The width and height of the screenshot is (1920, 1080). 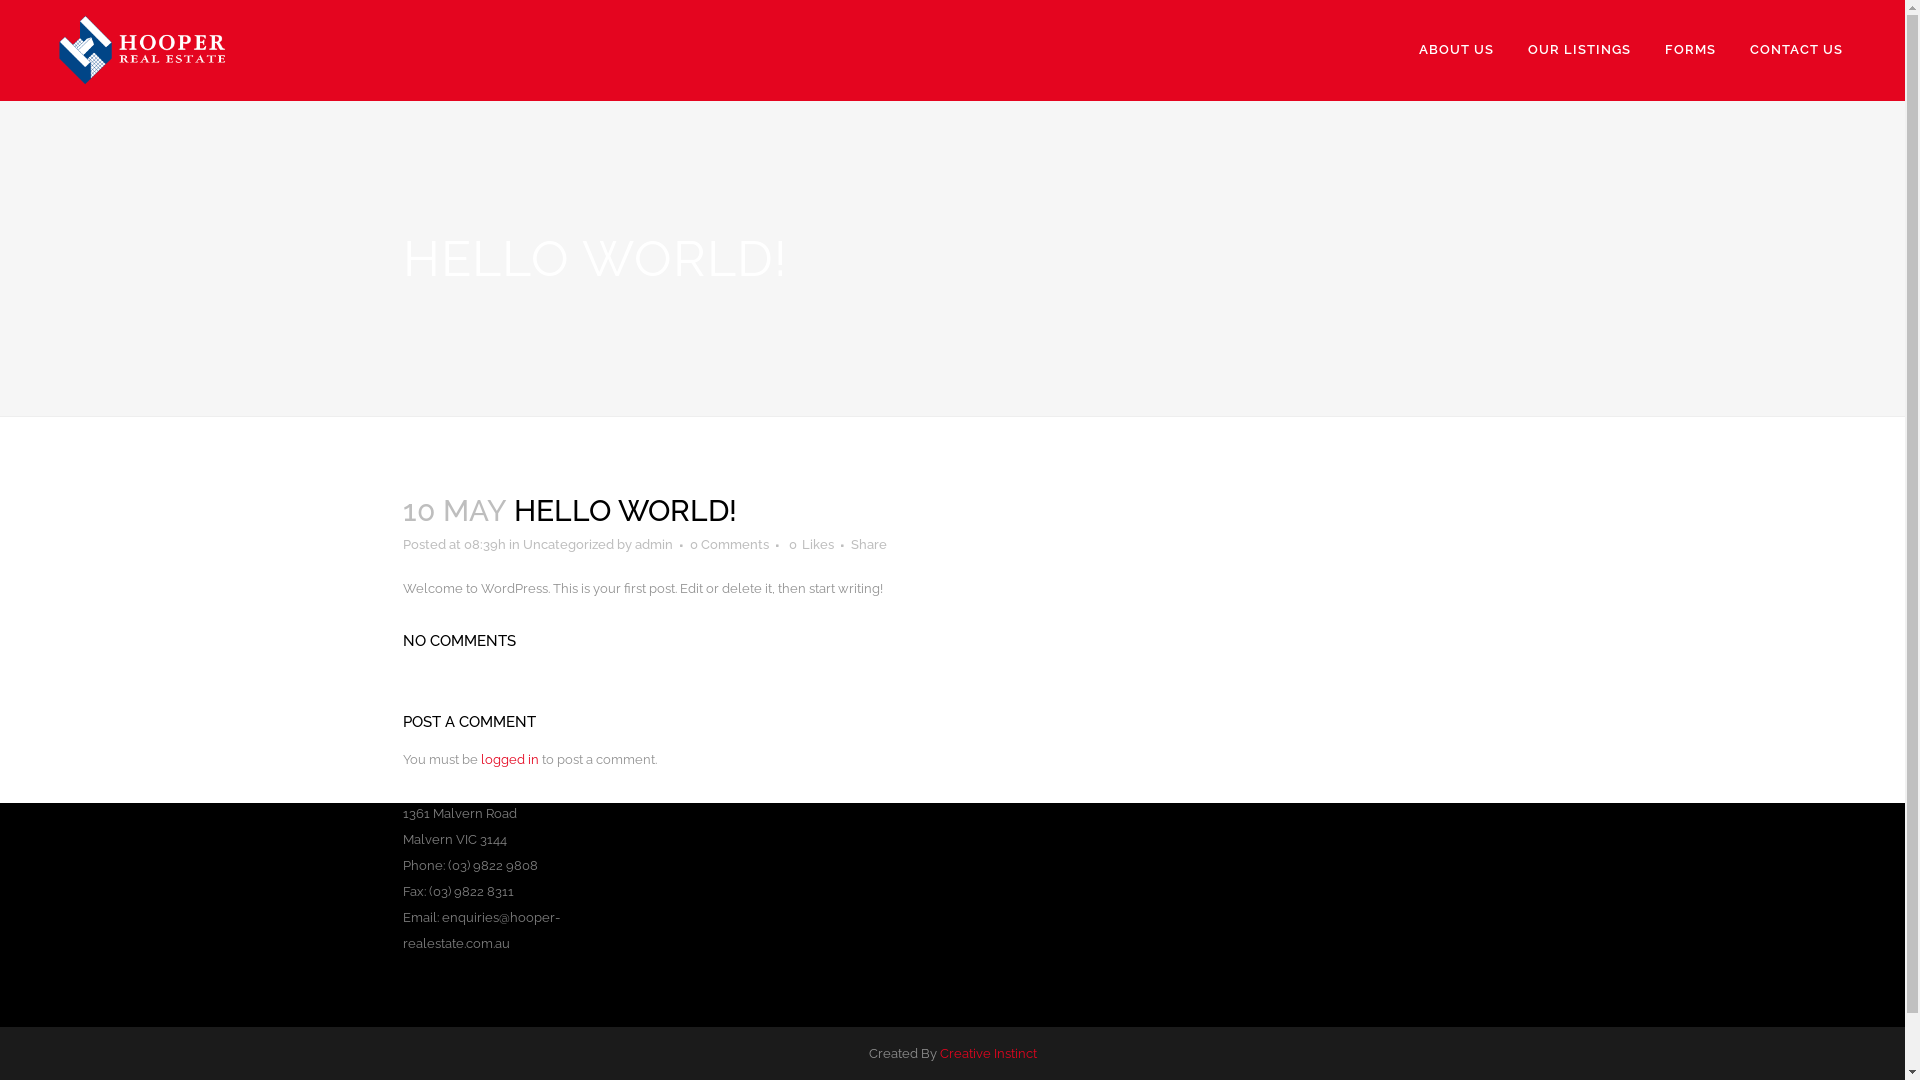 What do you see at coordinates (728, 544) in the screenshot?
I see `'0 Comments'` at bounding box center [728, 544].